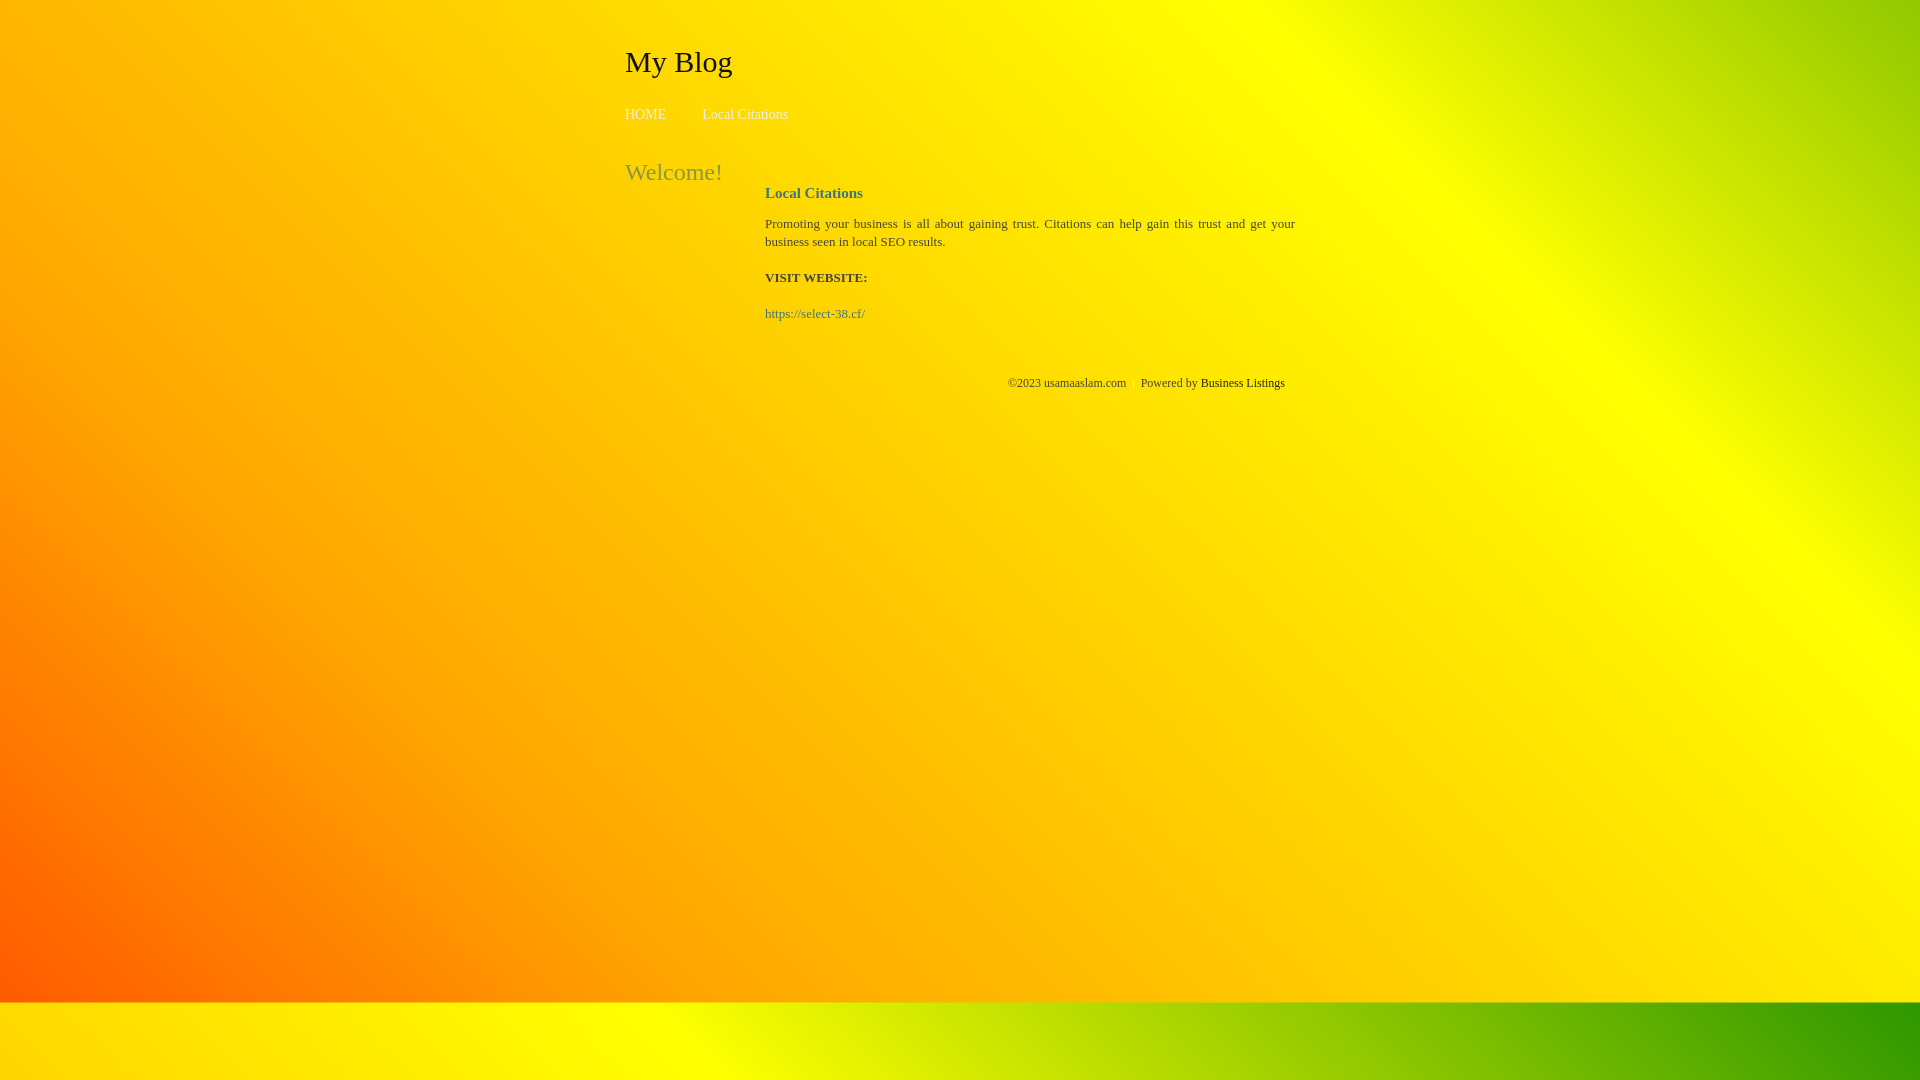 The image size is (1920, 1080). What do you see at coordinates (743, 114) in the screenshot?
I see `'Local Citations'` at bounding box center [743, 114].